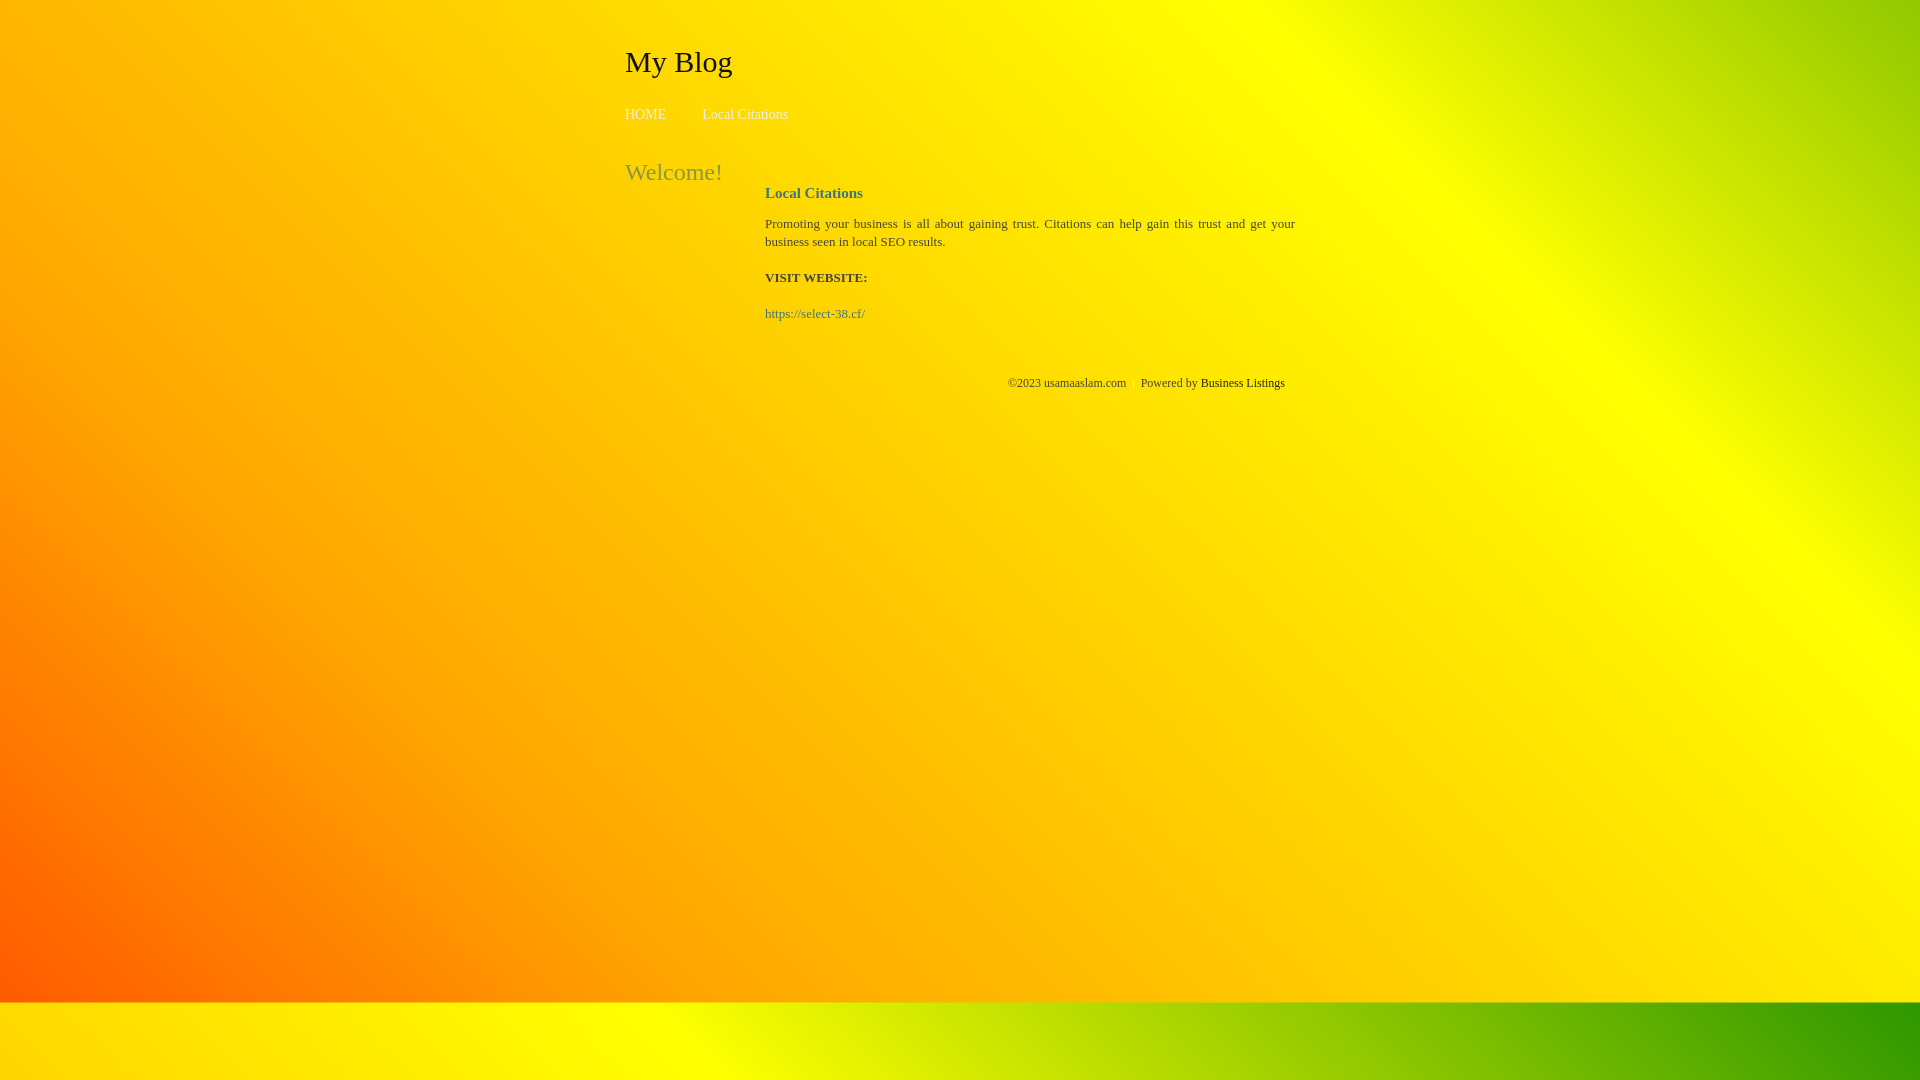 The image size is (1920, 1080). What do you see at coordinates (743, 114) in the screenshot?
I see `'Local Citations'` at bounding box center [743, 114].